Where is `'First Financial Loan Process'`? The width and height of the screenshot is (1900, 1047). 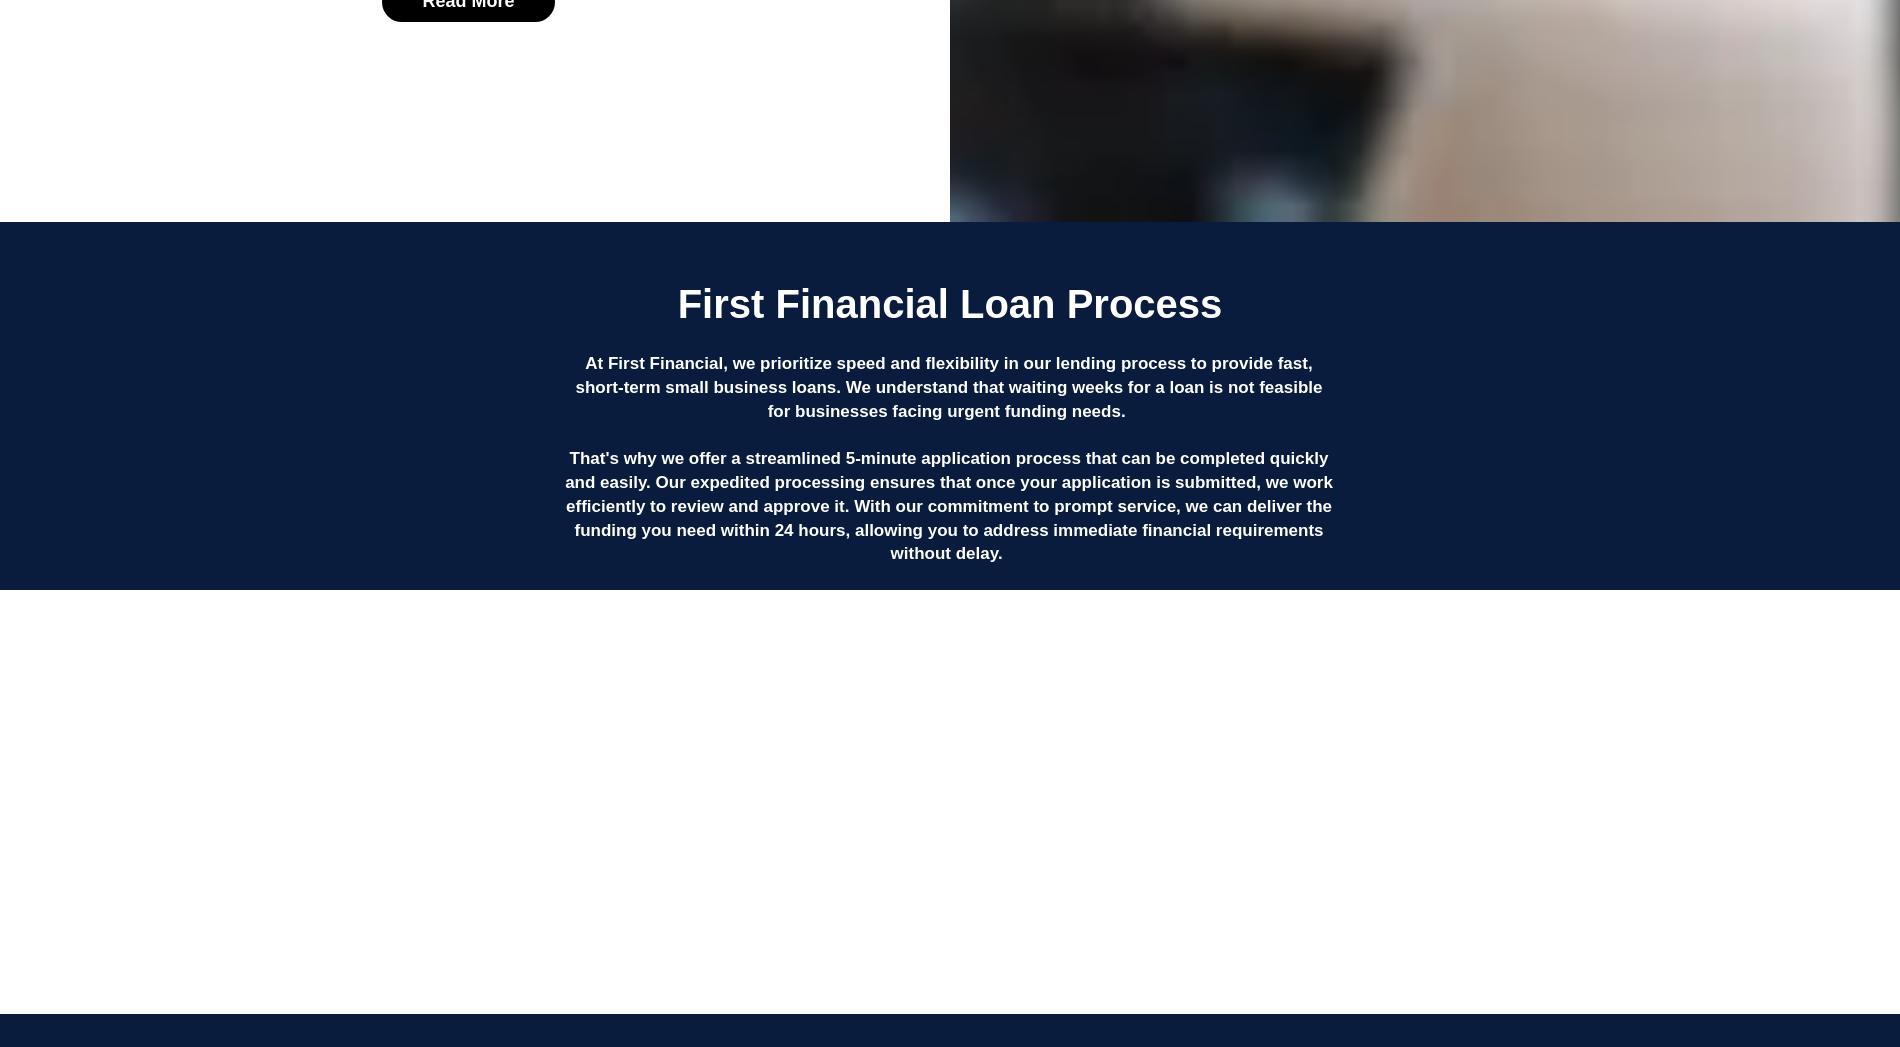 'First Financial Loan Process' is located at coordinates (676, 303).